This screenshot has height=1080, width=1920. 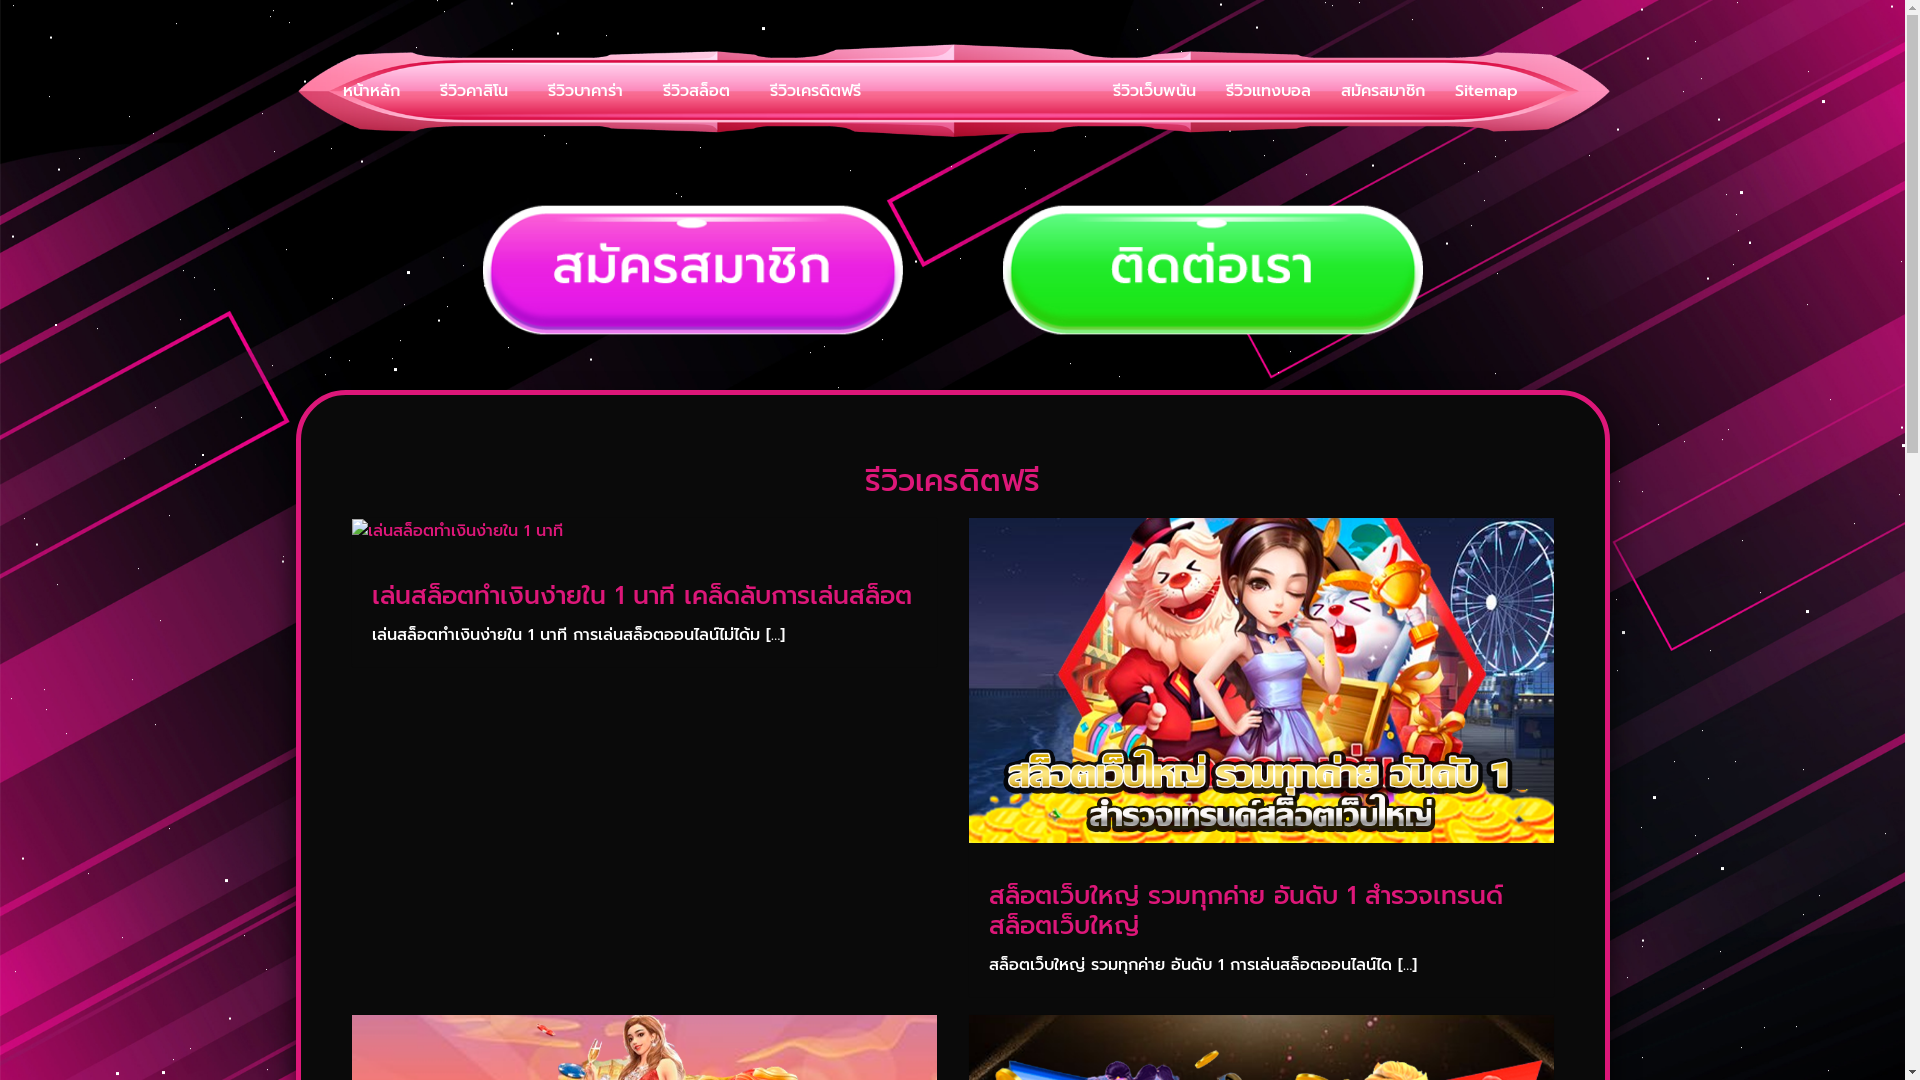 I want to click on 'Sitemap', so click(x=1485, y=91).